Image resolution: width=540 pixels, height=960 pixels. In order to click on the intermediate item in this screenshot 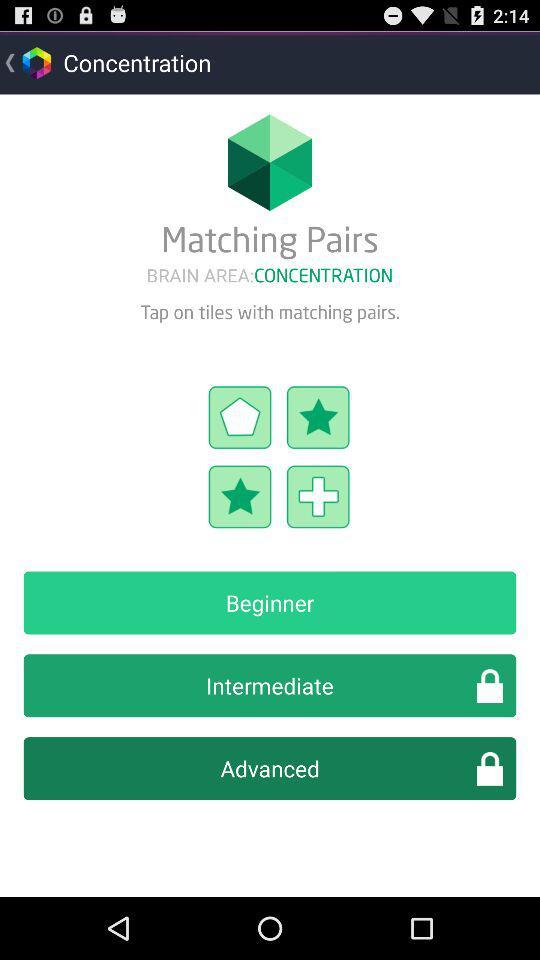, I will do `click(270, 685)`.